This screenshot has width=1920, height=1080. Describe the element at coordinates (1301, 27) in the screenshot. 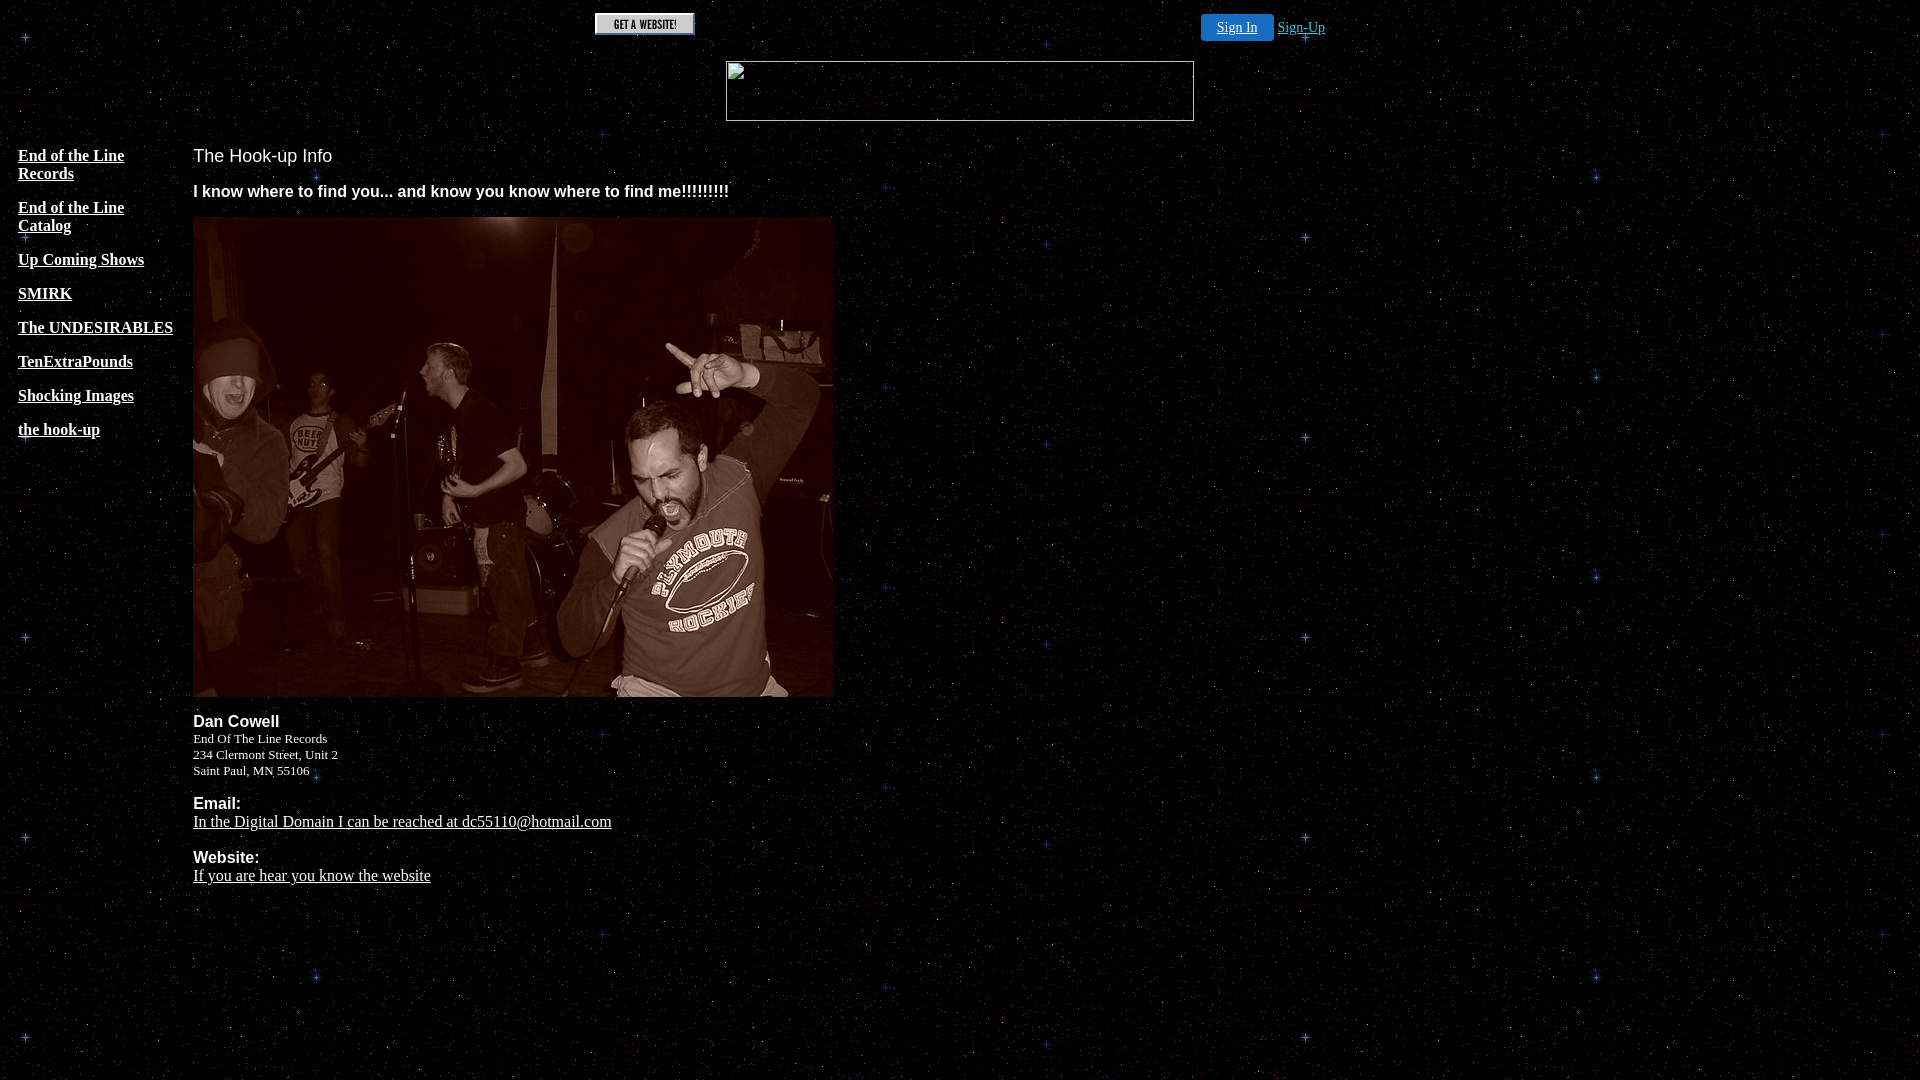

I see `'Sign-Up'` at that location.